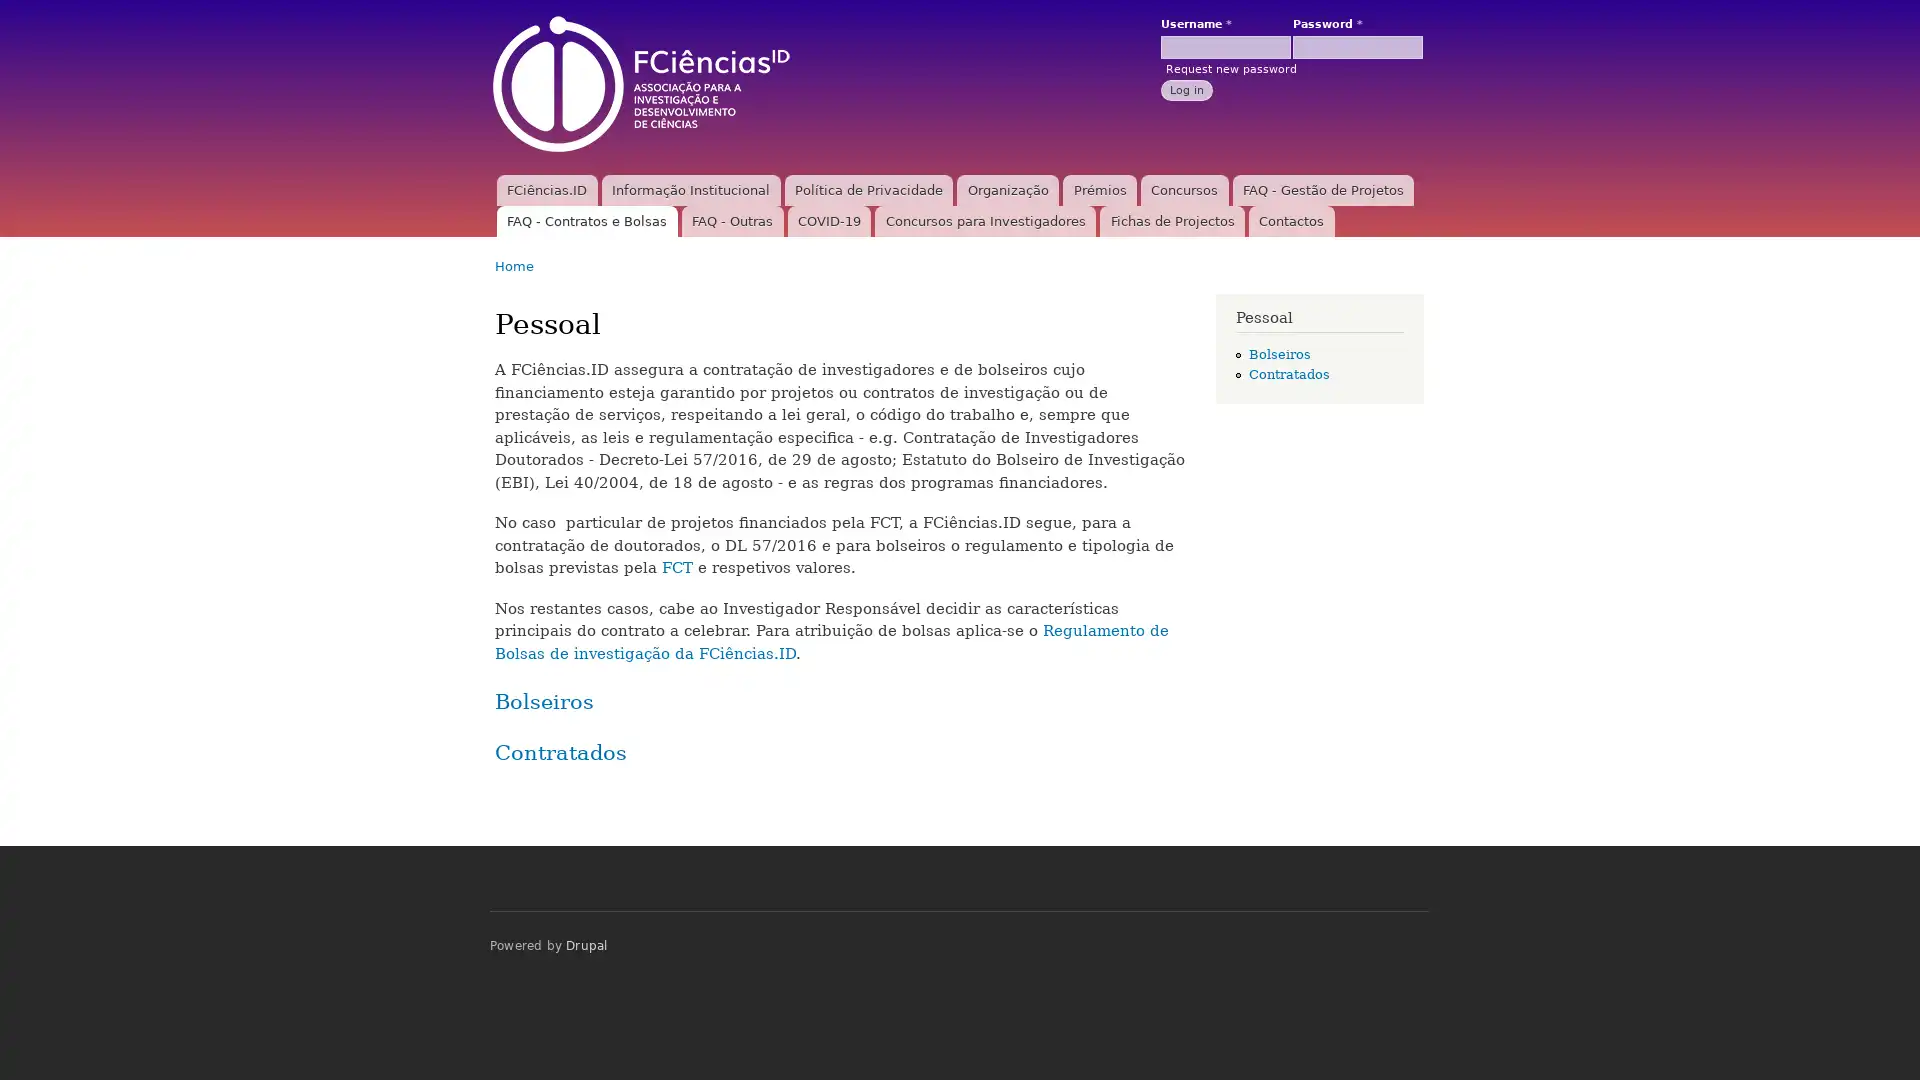 The width and height of the screenshot is (1920, 1080). Describe the element at coordinates (1186, 88) in the screenshot. I see `Log in` at that location.